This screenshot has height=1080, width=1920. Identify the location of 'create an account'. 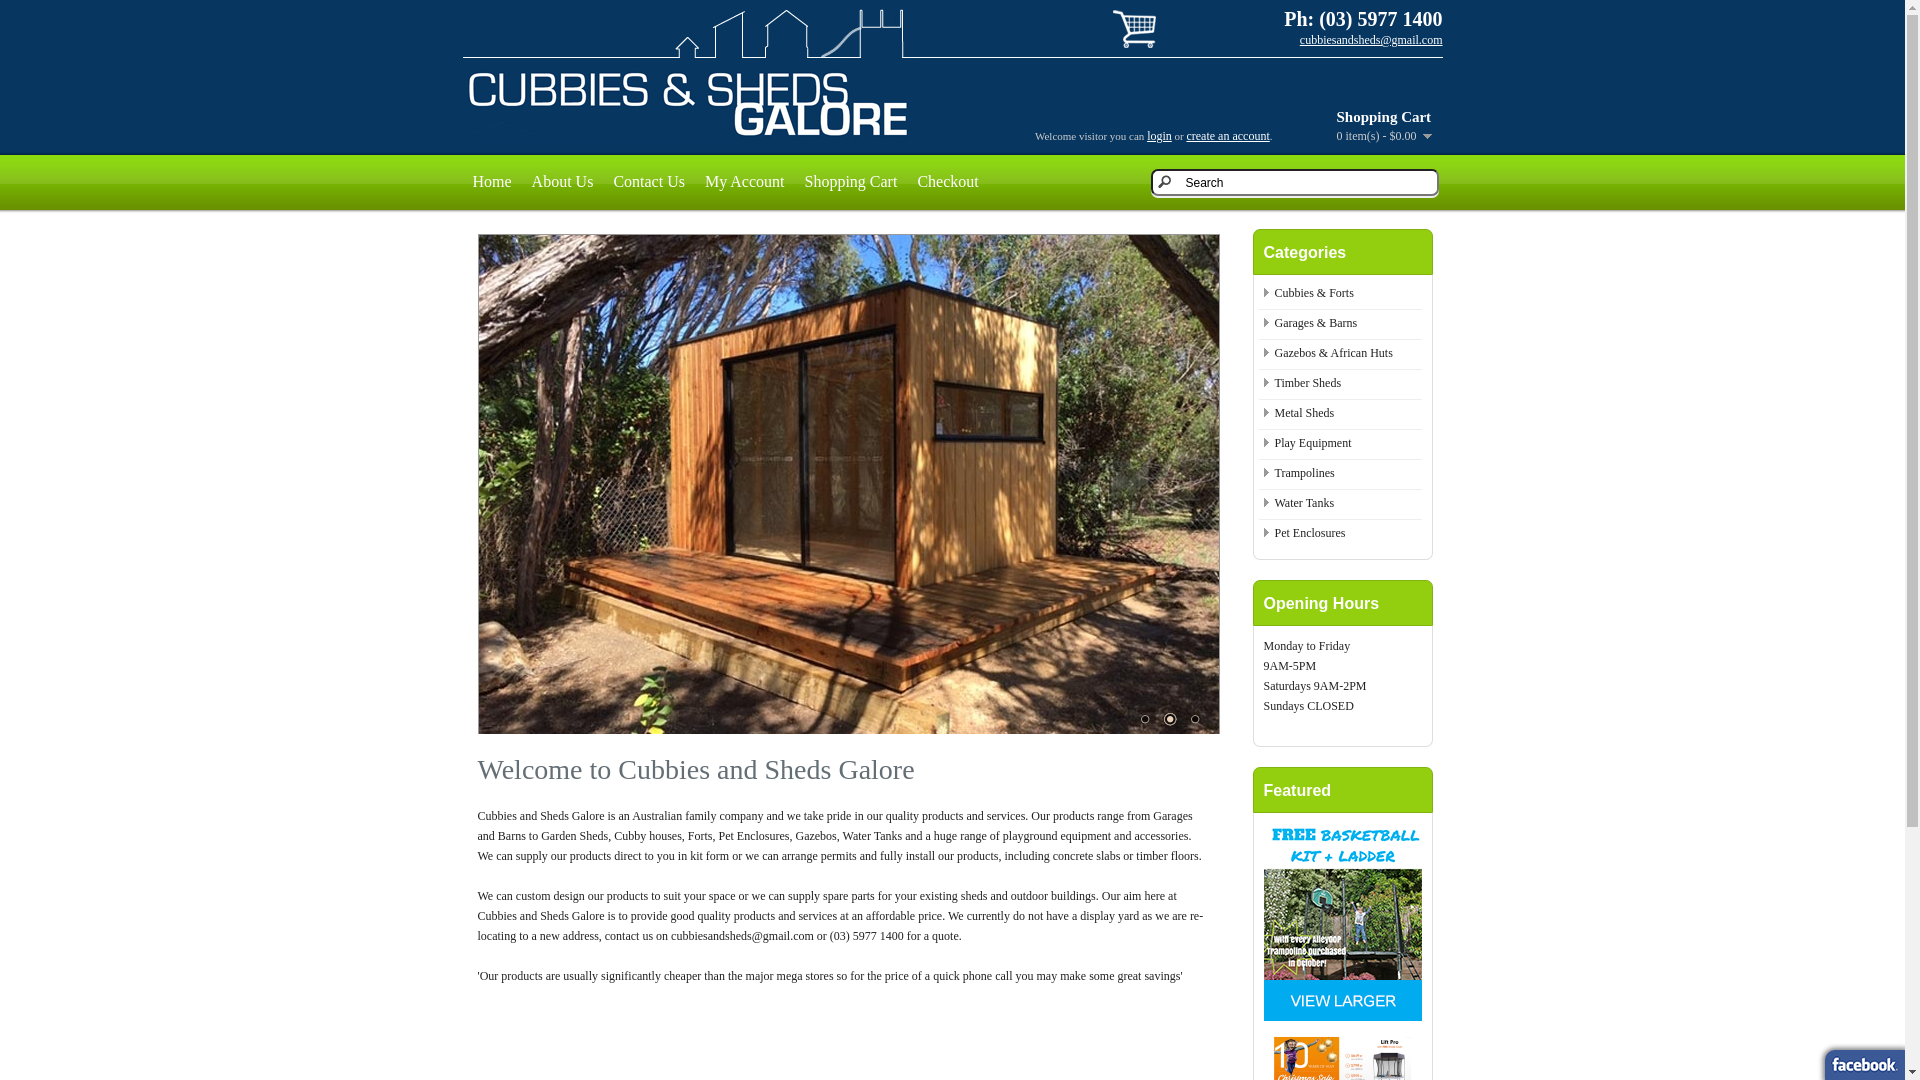
(1226, 135).